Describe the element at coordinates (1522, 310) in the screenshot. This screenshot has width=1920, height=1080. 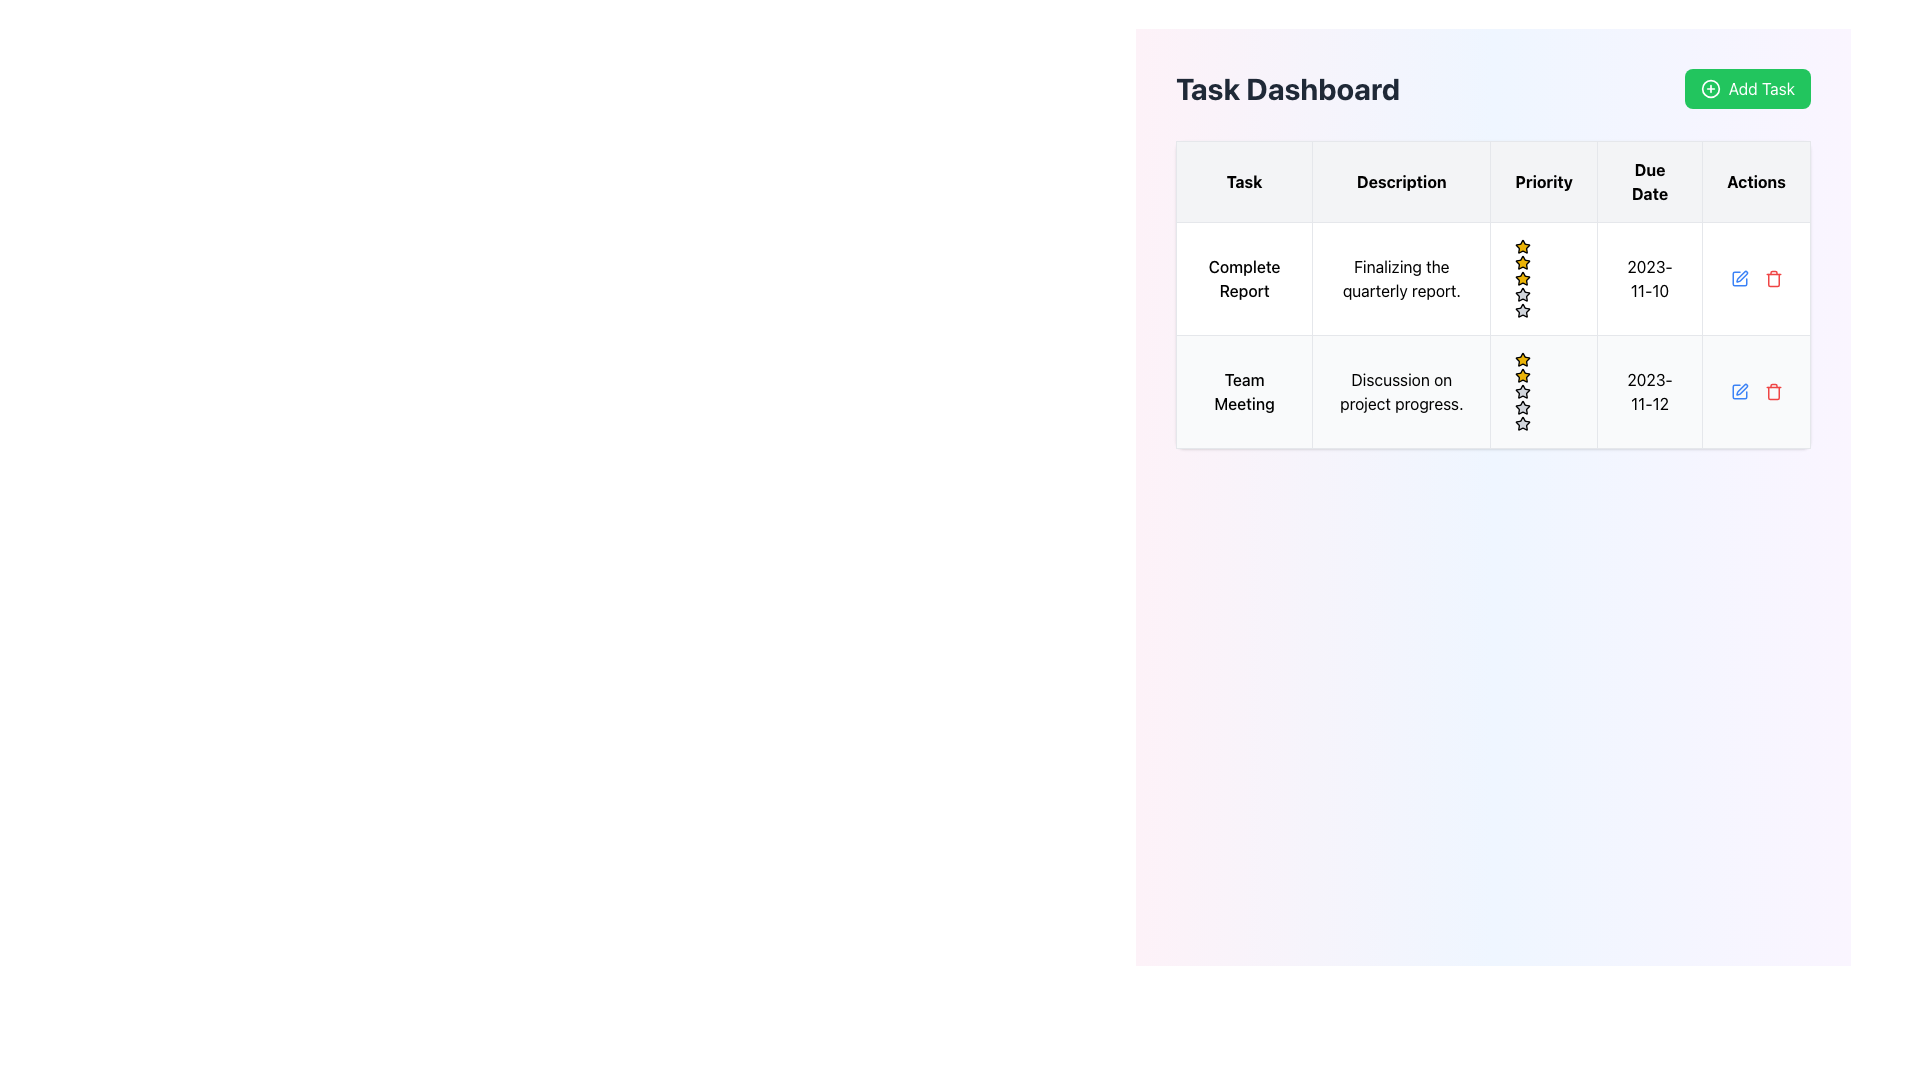
I see `the fifth star-shaped icon in the priority column indicating a selected rating for the 'Complete Report' task for visual feedback` at that location.